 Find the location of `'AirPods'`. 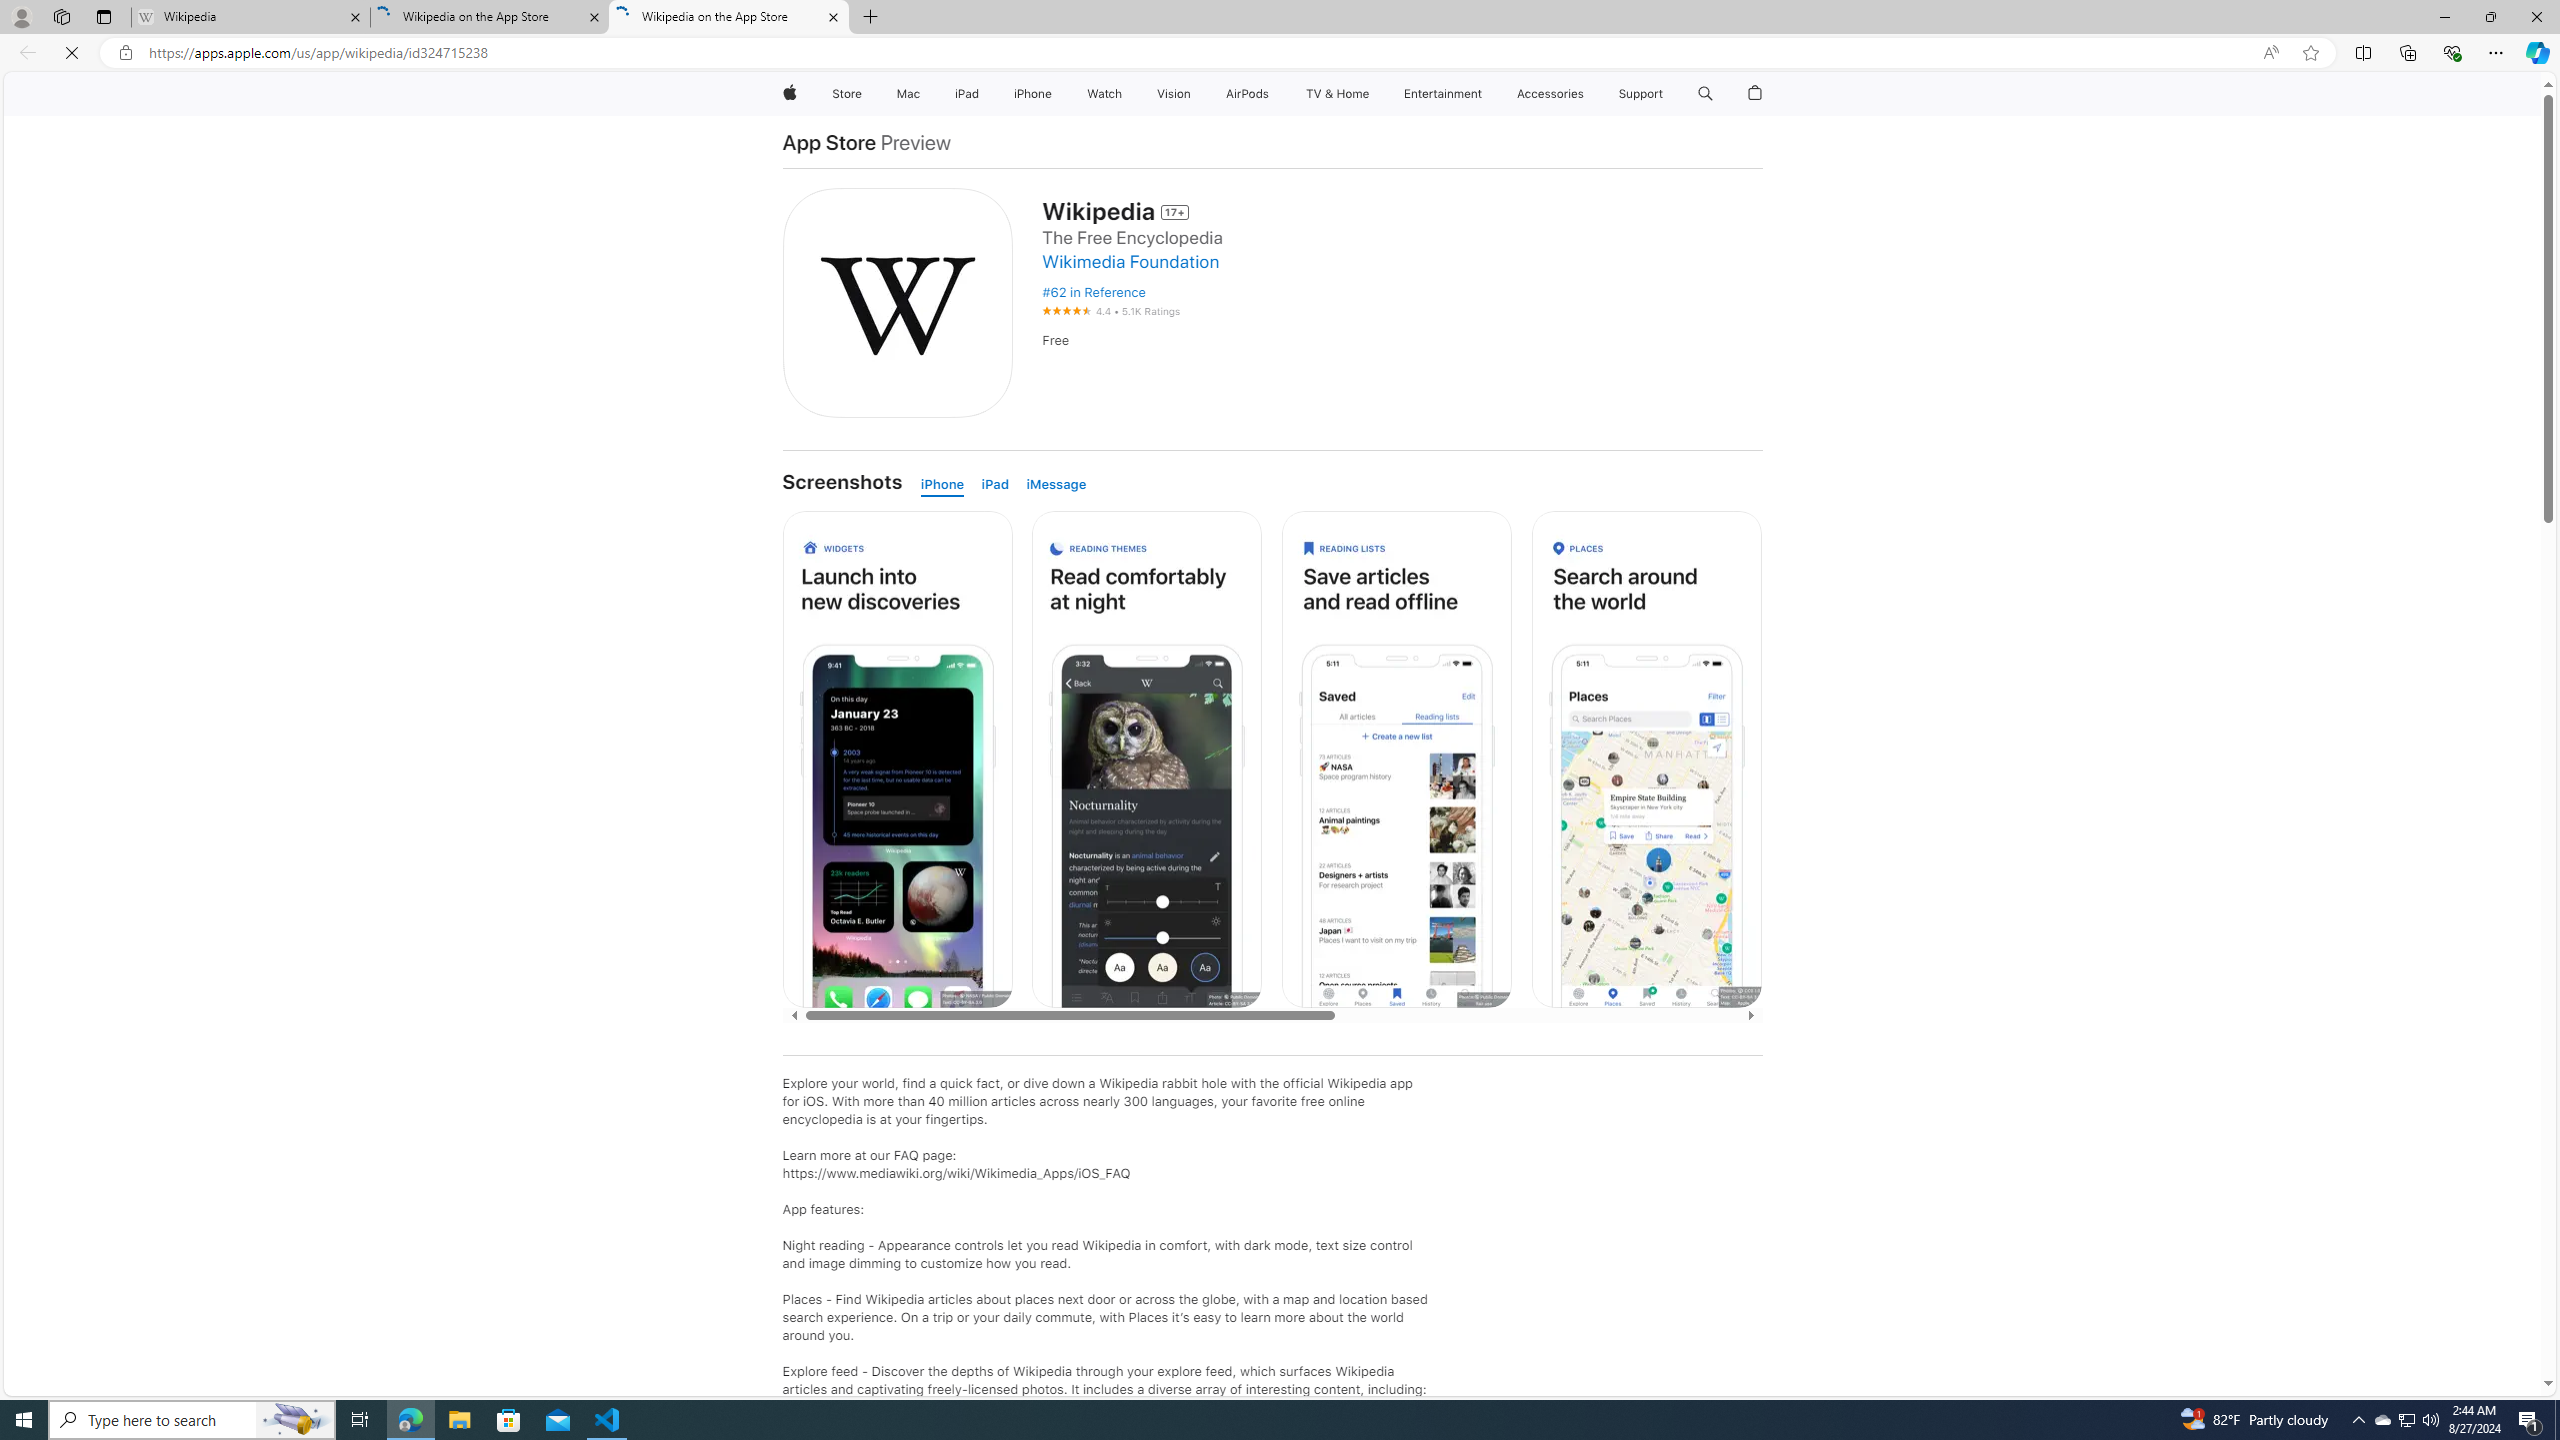

'AirPods' is located at coordinates (1247, 93).